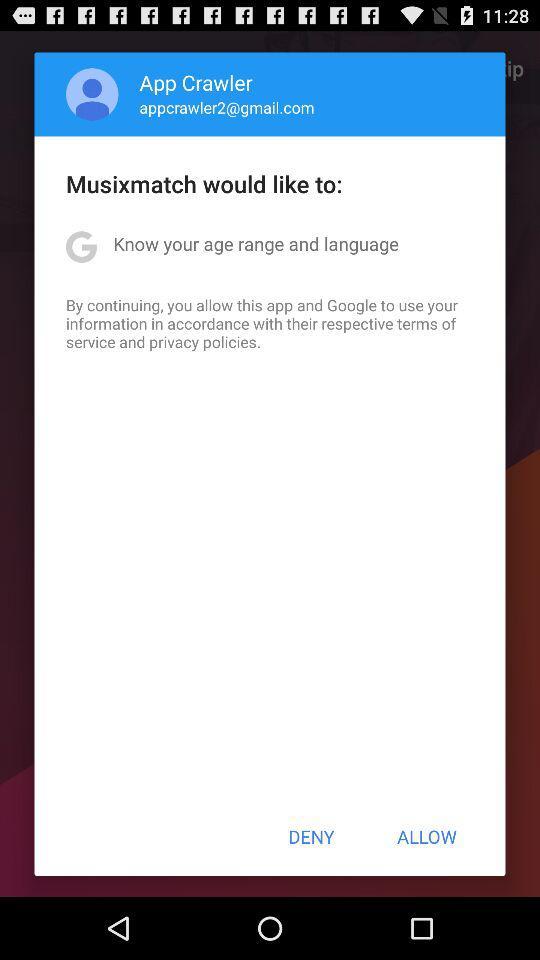  I want to click on the app above the musixmatch would like, so click(91, 94).